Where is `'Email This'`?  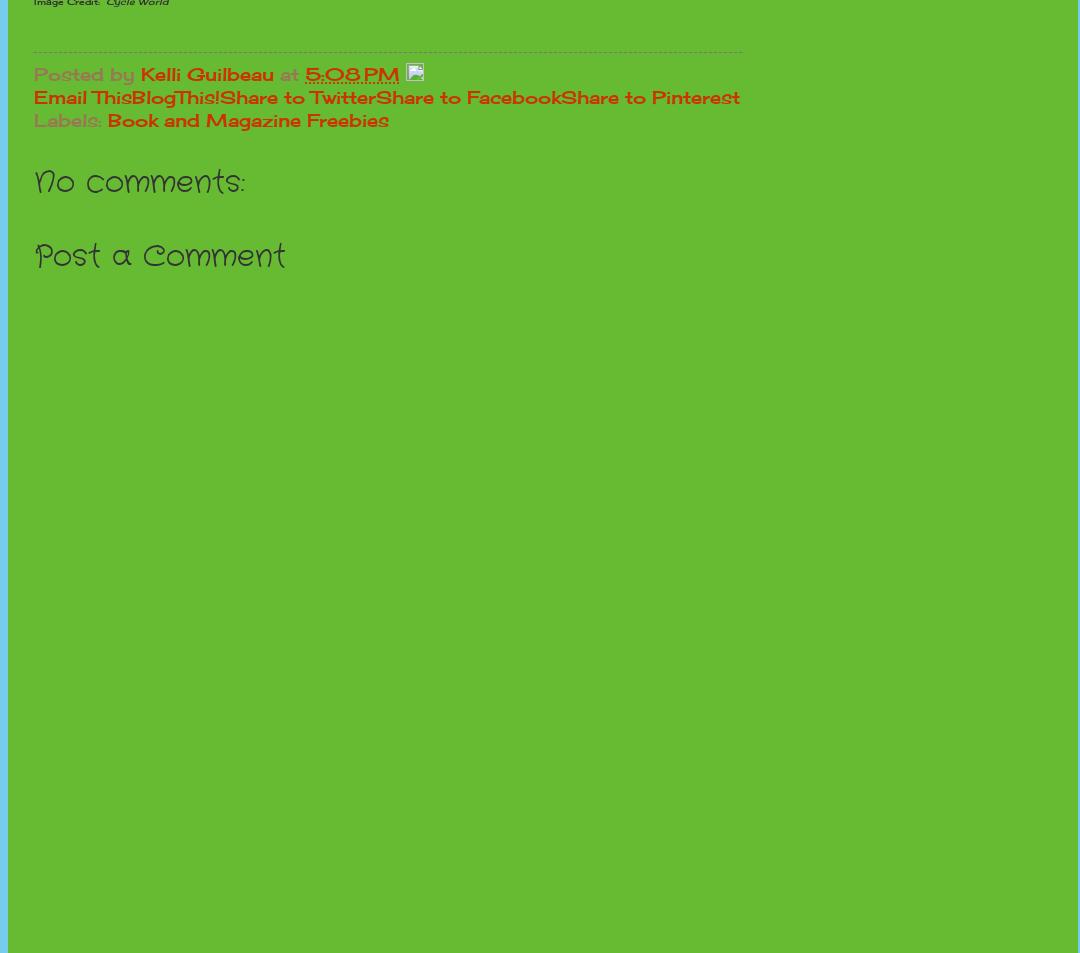 'Email This' is located at coordinates (82, 96).